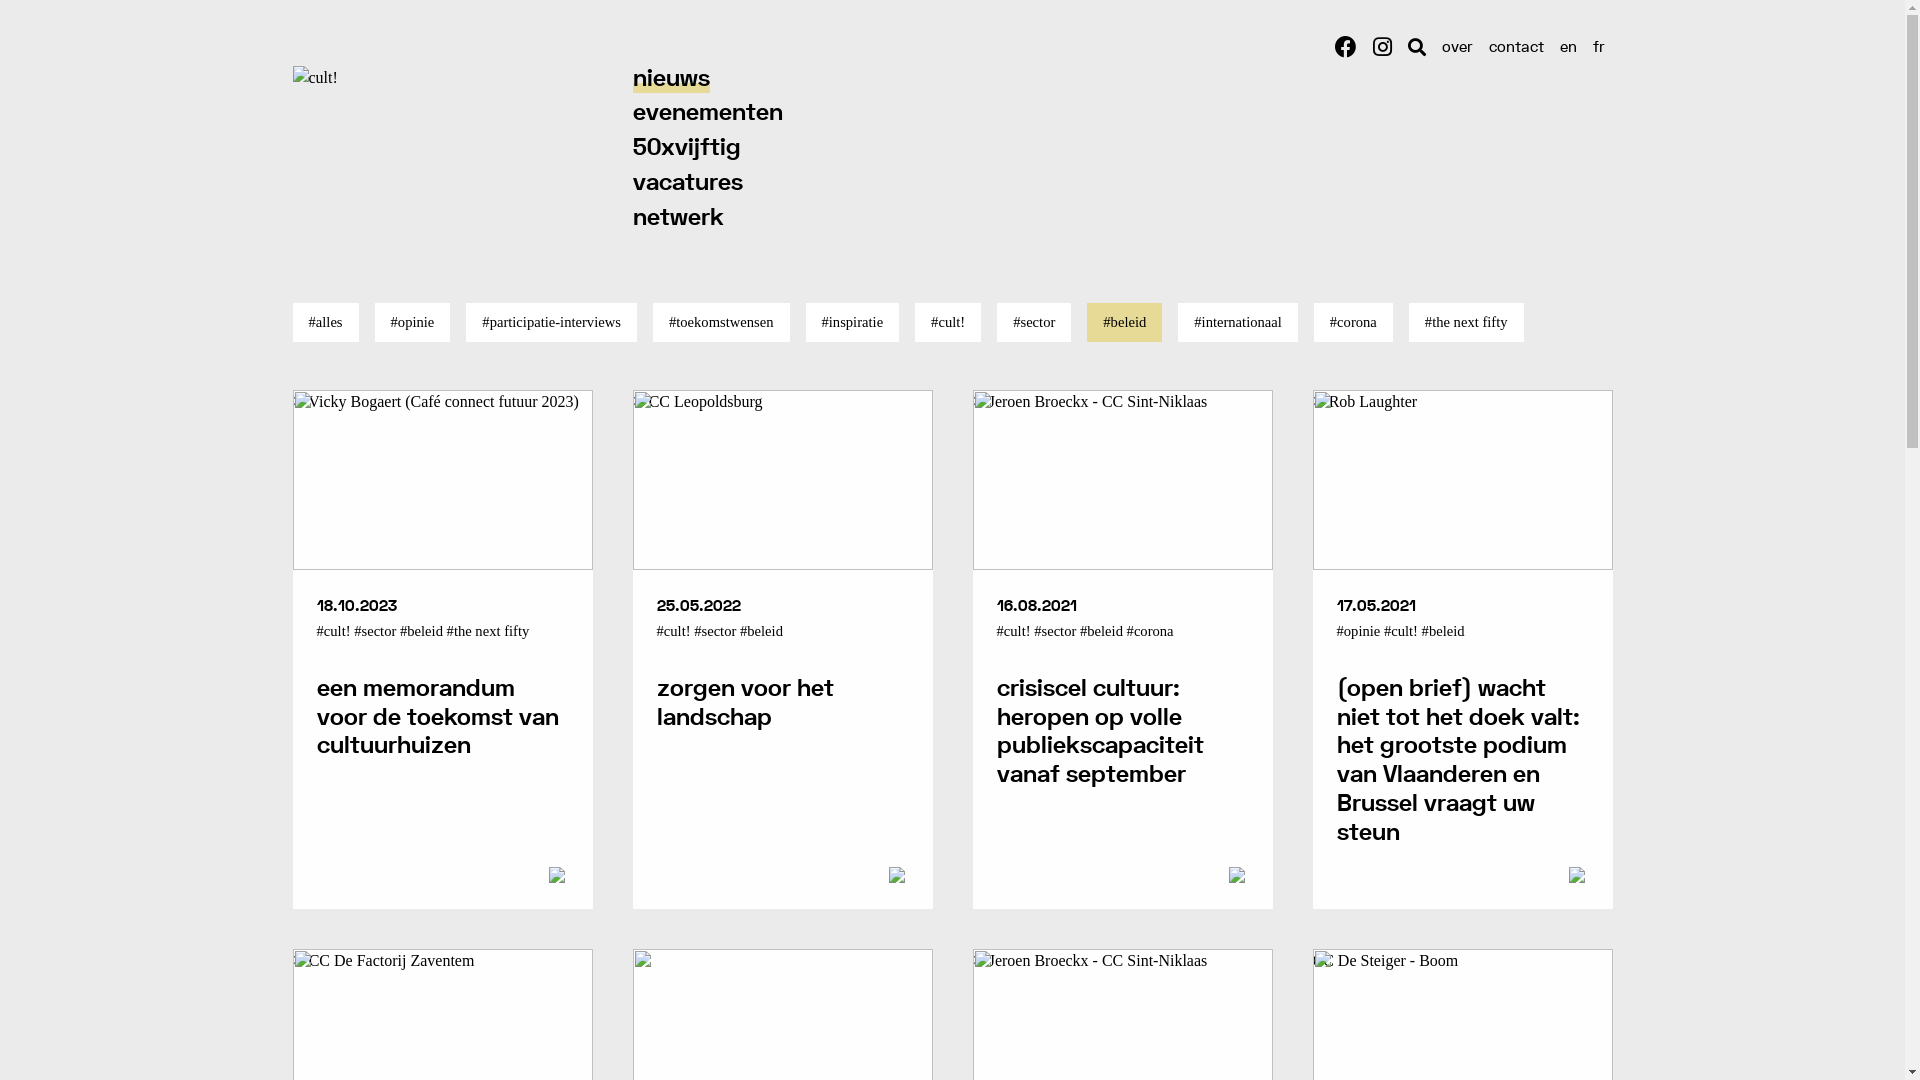 The image size is (1920, 1080). What do you see at coordinates (551, 321) in the screenshot?
I see `'#participatie-interviews'` at bounding box center [551, 321].